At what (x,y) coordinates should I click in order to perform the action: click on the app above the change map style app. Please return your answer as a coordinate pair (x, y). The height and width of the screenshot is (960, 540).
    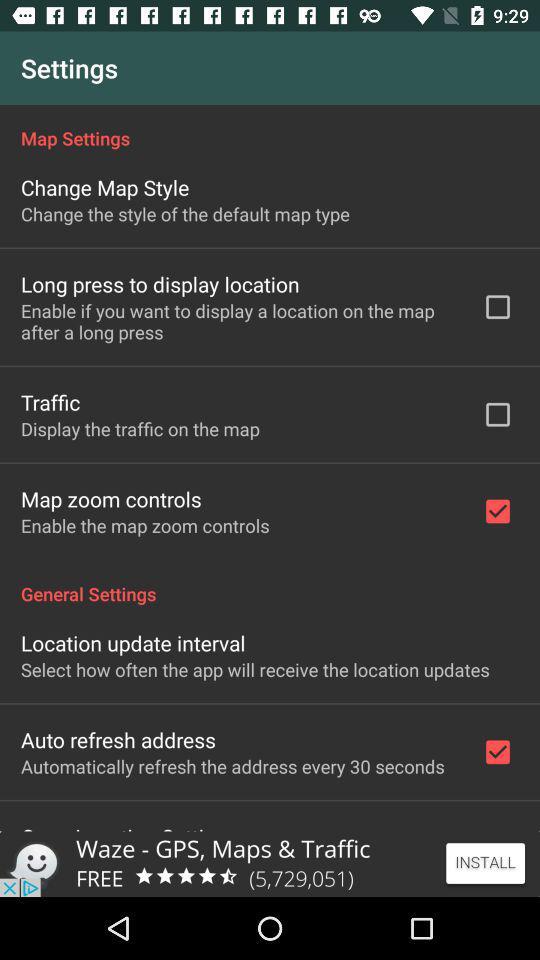
    Looking at the image, I should click on (270, 126).